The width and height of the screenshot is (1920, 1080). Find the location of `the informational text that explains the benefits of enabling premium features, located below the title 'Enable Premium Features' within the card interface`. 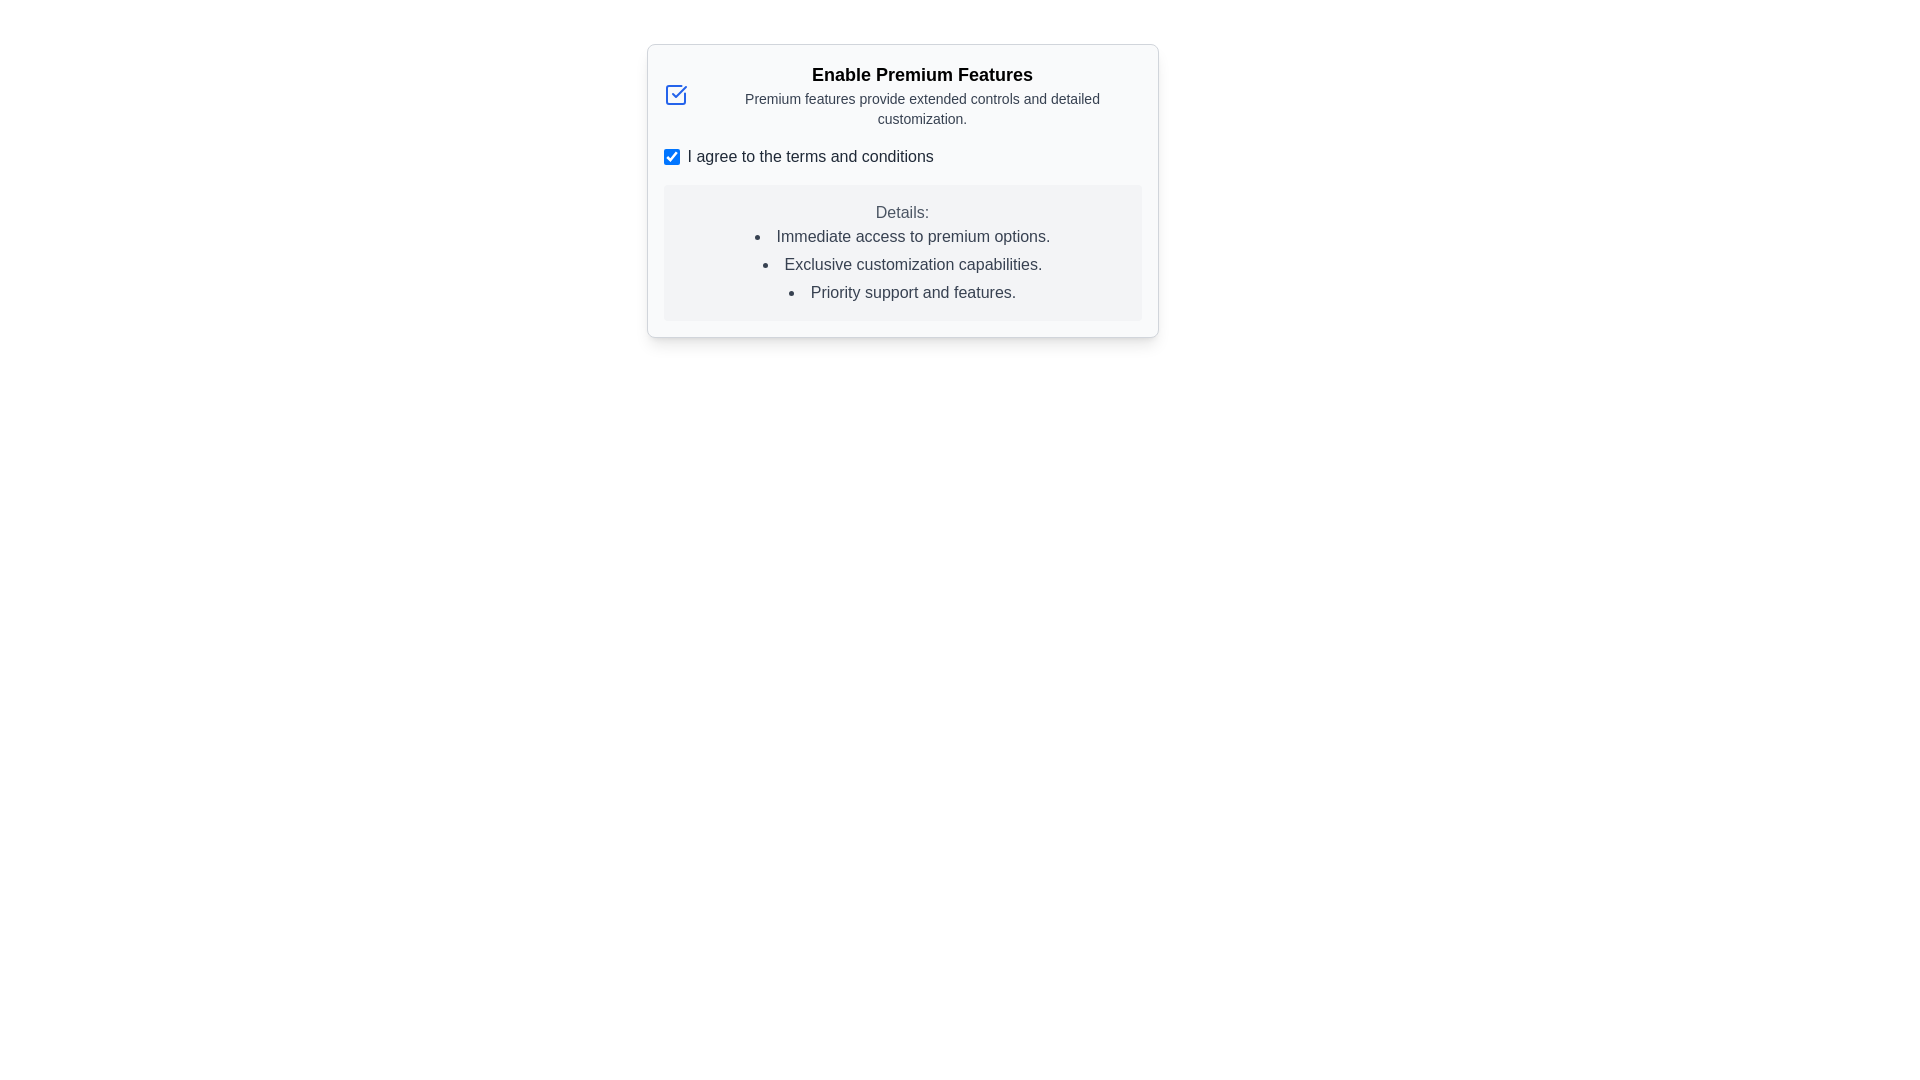

the informational text that explains the benefits of enabling premium features, located below the title 'Enable Premium Features' within the card interface is located at coordinates (921, 108).